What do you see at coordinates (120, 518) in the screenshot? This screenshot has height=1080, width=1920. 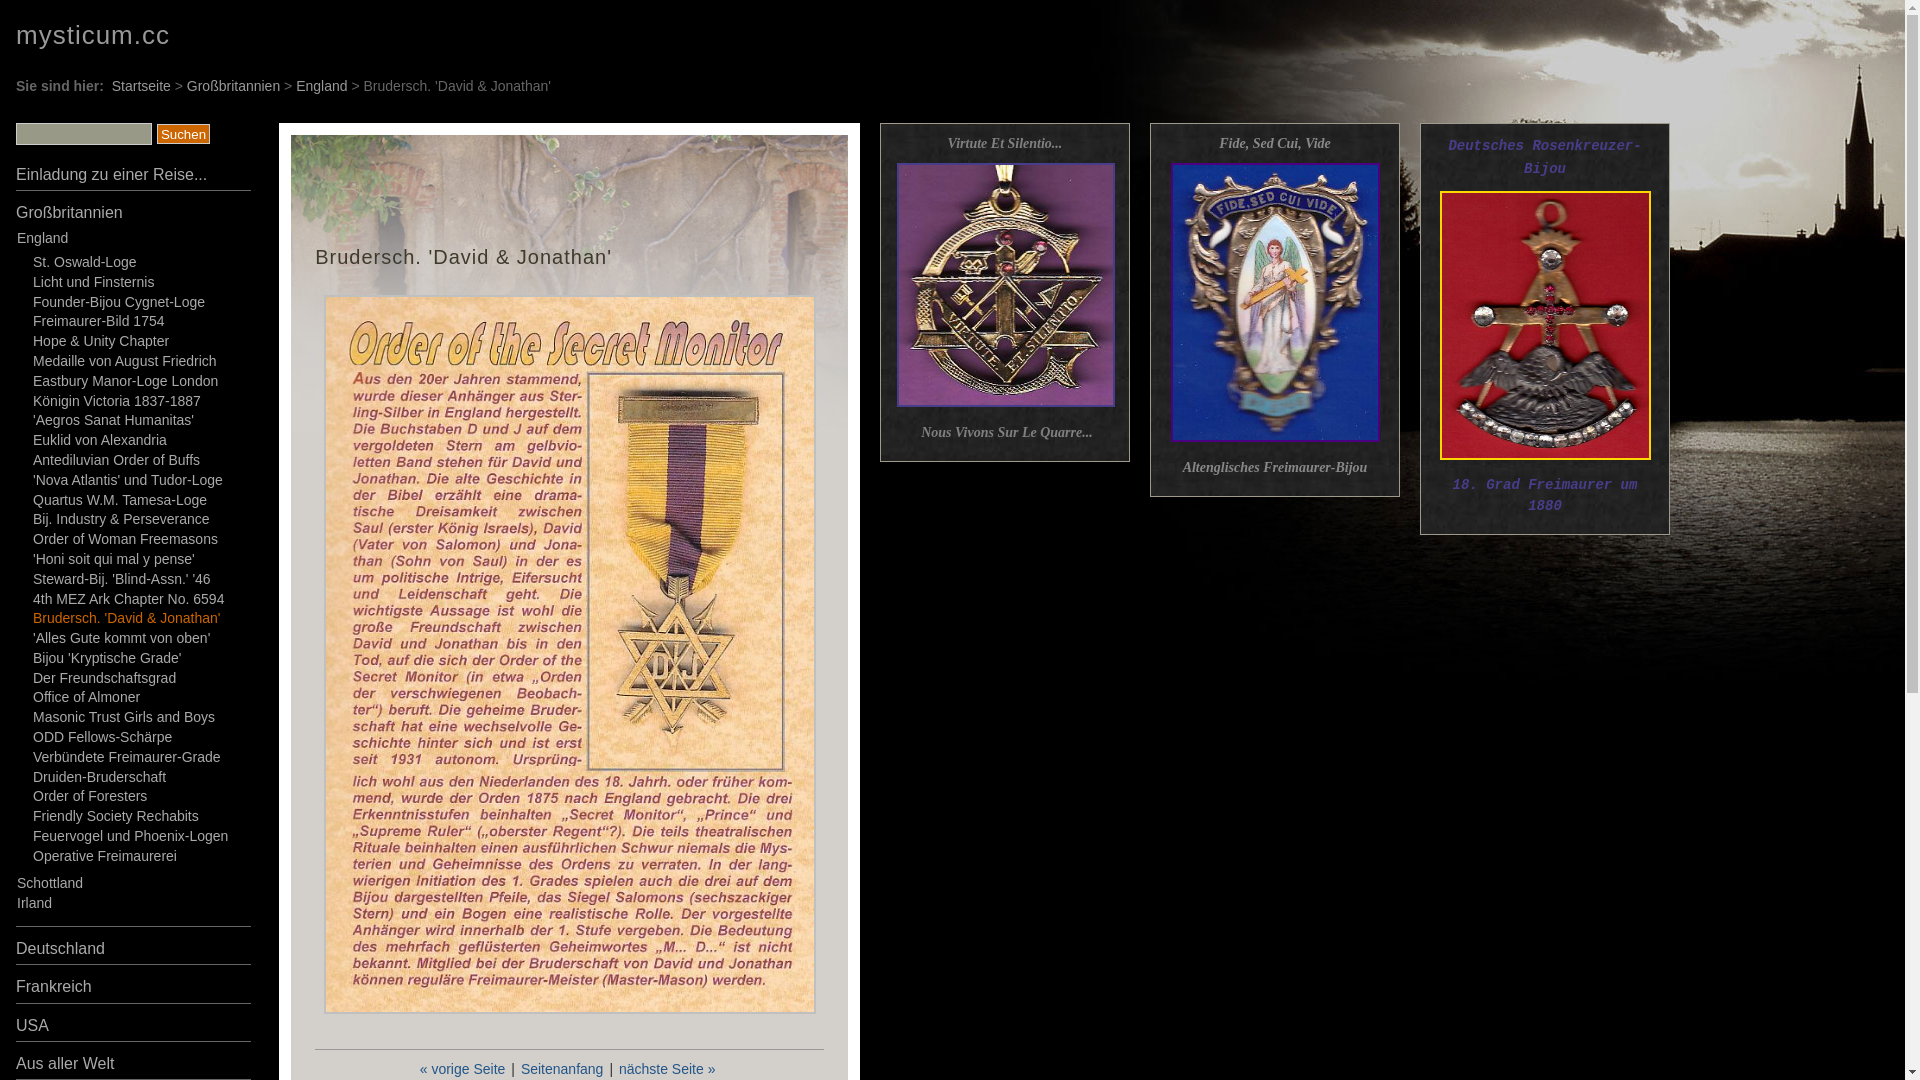 I see `'Bij. Industry & Perseverance'` at bounding box center [120, 518].